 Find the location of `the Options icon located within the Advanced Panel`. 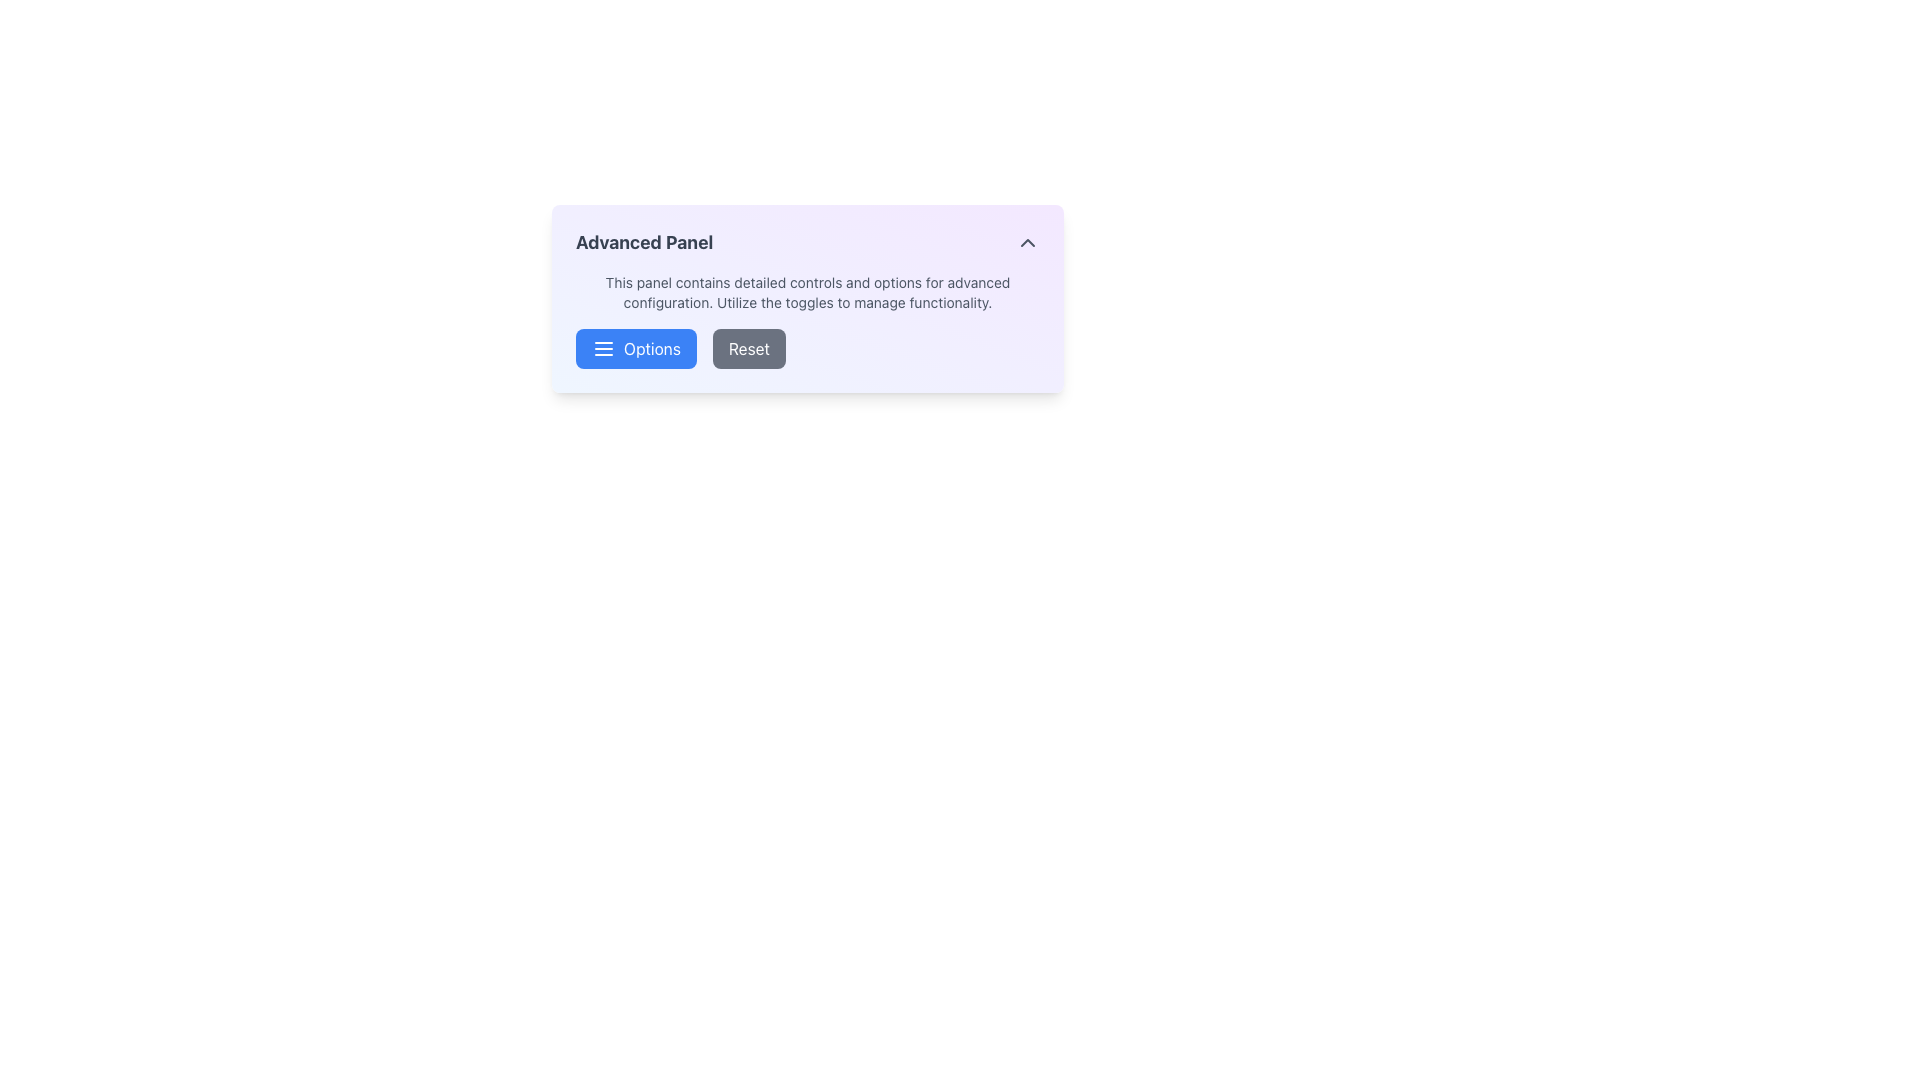

the Options icon located within the Advanced Panel is located at coordinates (603, 347).